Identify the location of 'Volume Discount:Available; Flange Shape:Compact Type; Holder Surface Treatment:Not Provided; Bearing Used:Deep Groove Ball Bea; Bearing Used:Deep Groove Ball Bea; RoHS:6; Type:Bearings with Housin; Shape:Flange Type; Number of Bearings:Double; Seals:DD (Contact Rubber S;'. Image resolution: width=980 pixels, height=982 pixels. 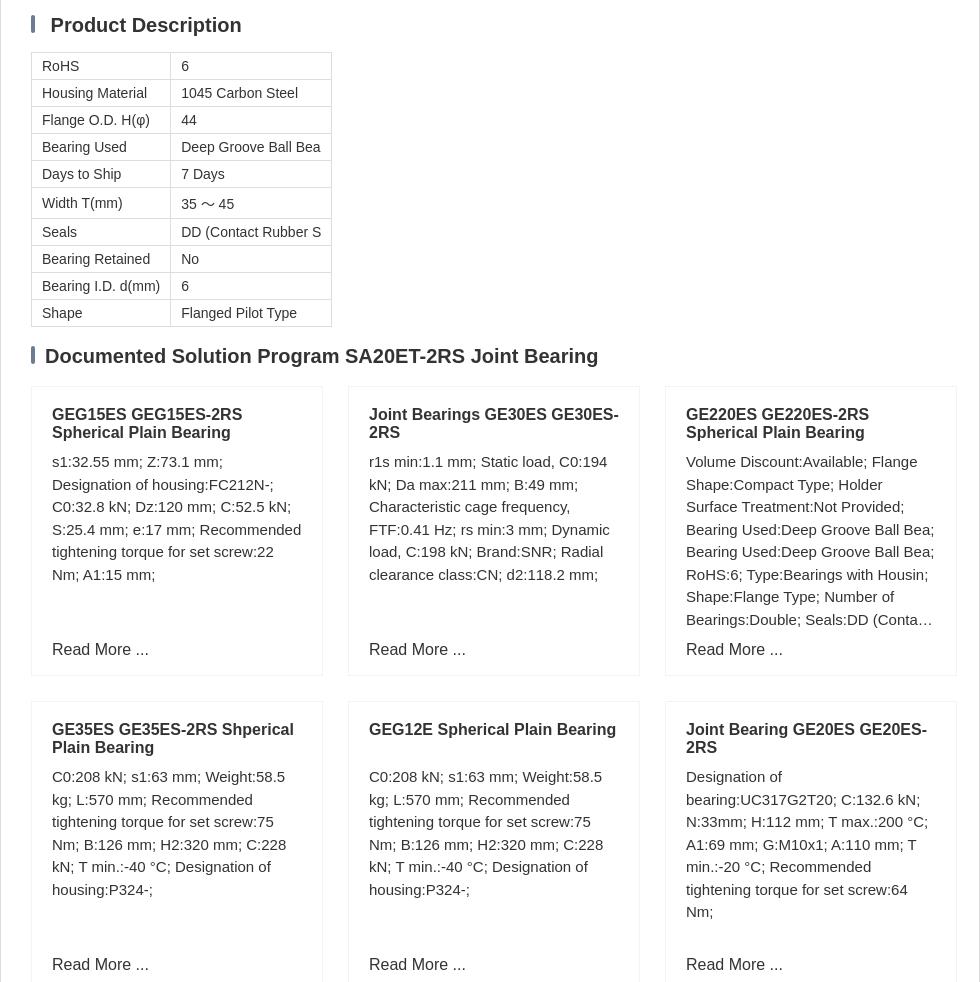
(809, 550).